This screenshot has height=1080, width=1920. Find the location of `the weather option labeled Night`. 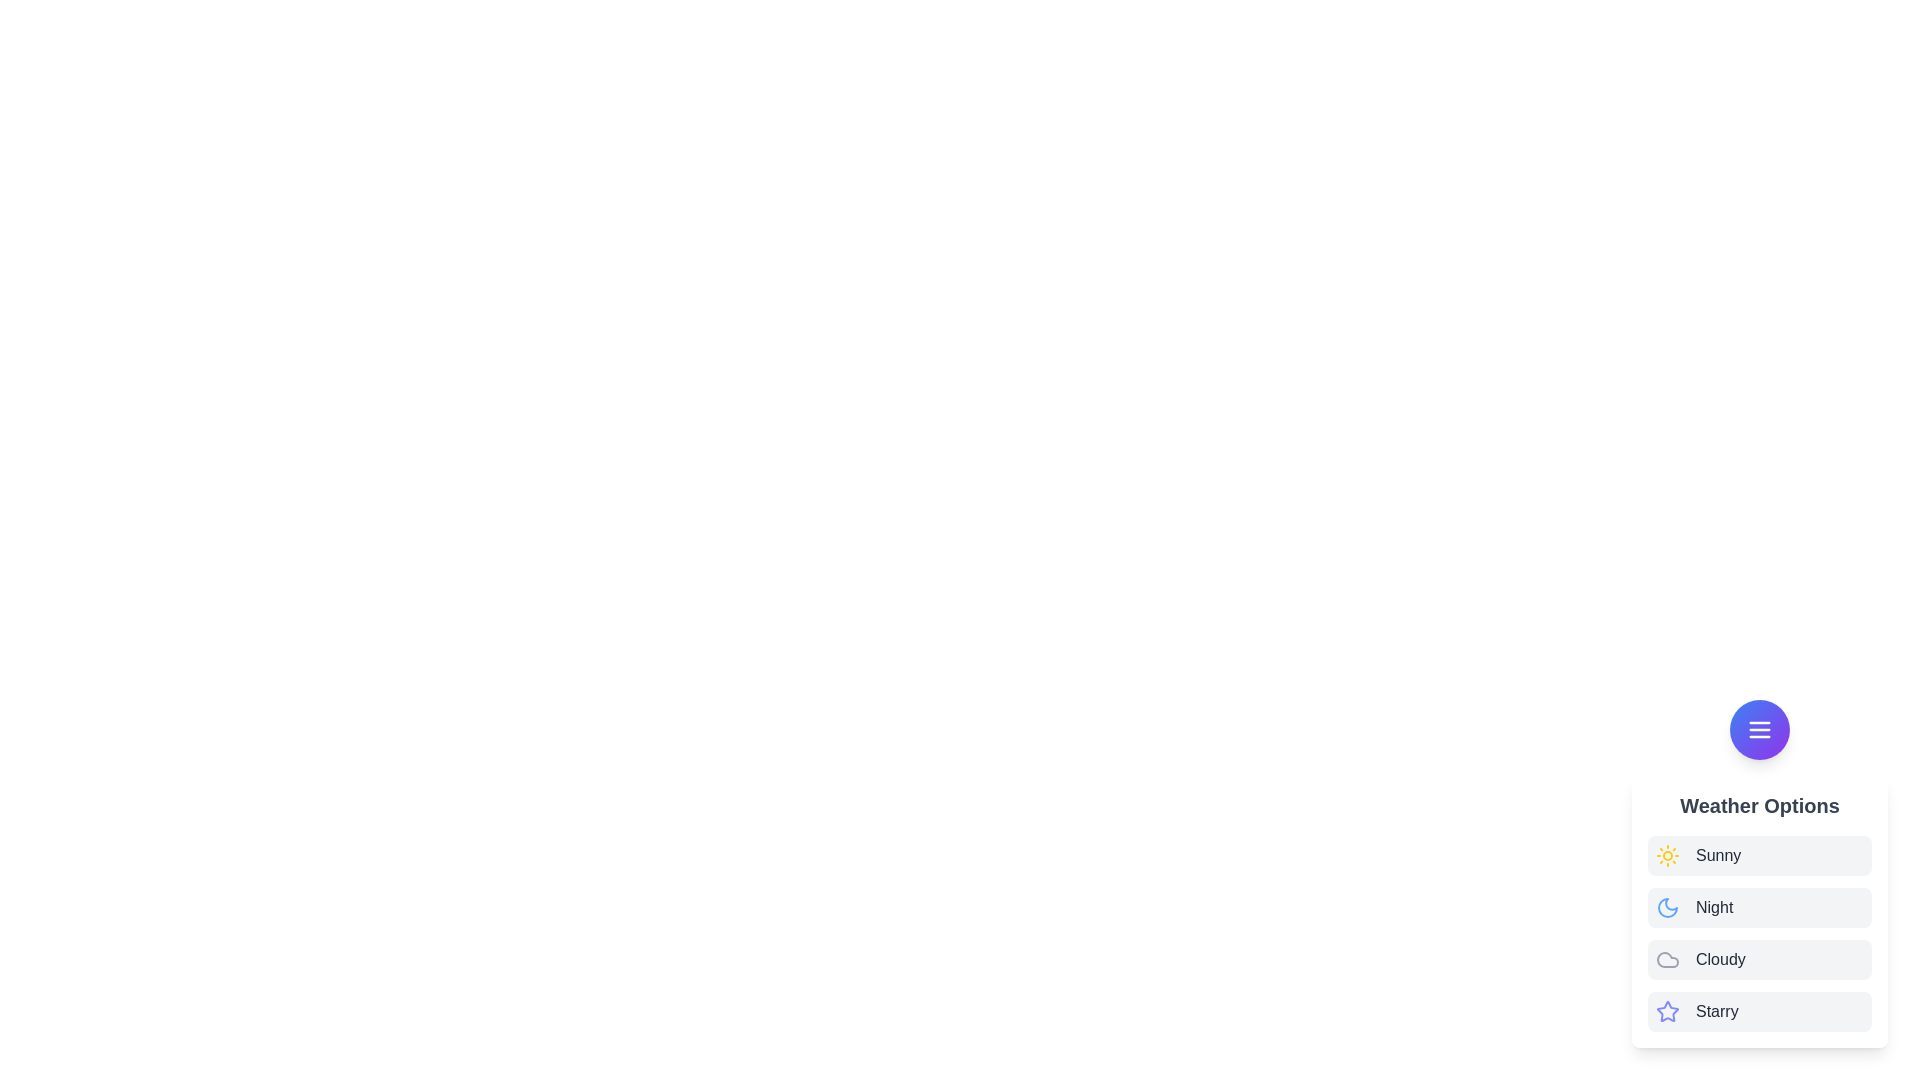

the weather option labeled Night is located at coordinates (1713, 907).